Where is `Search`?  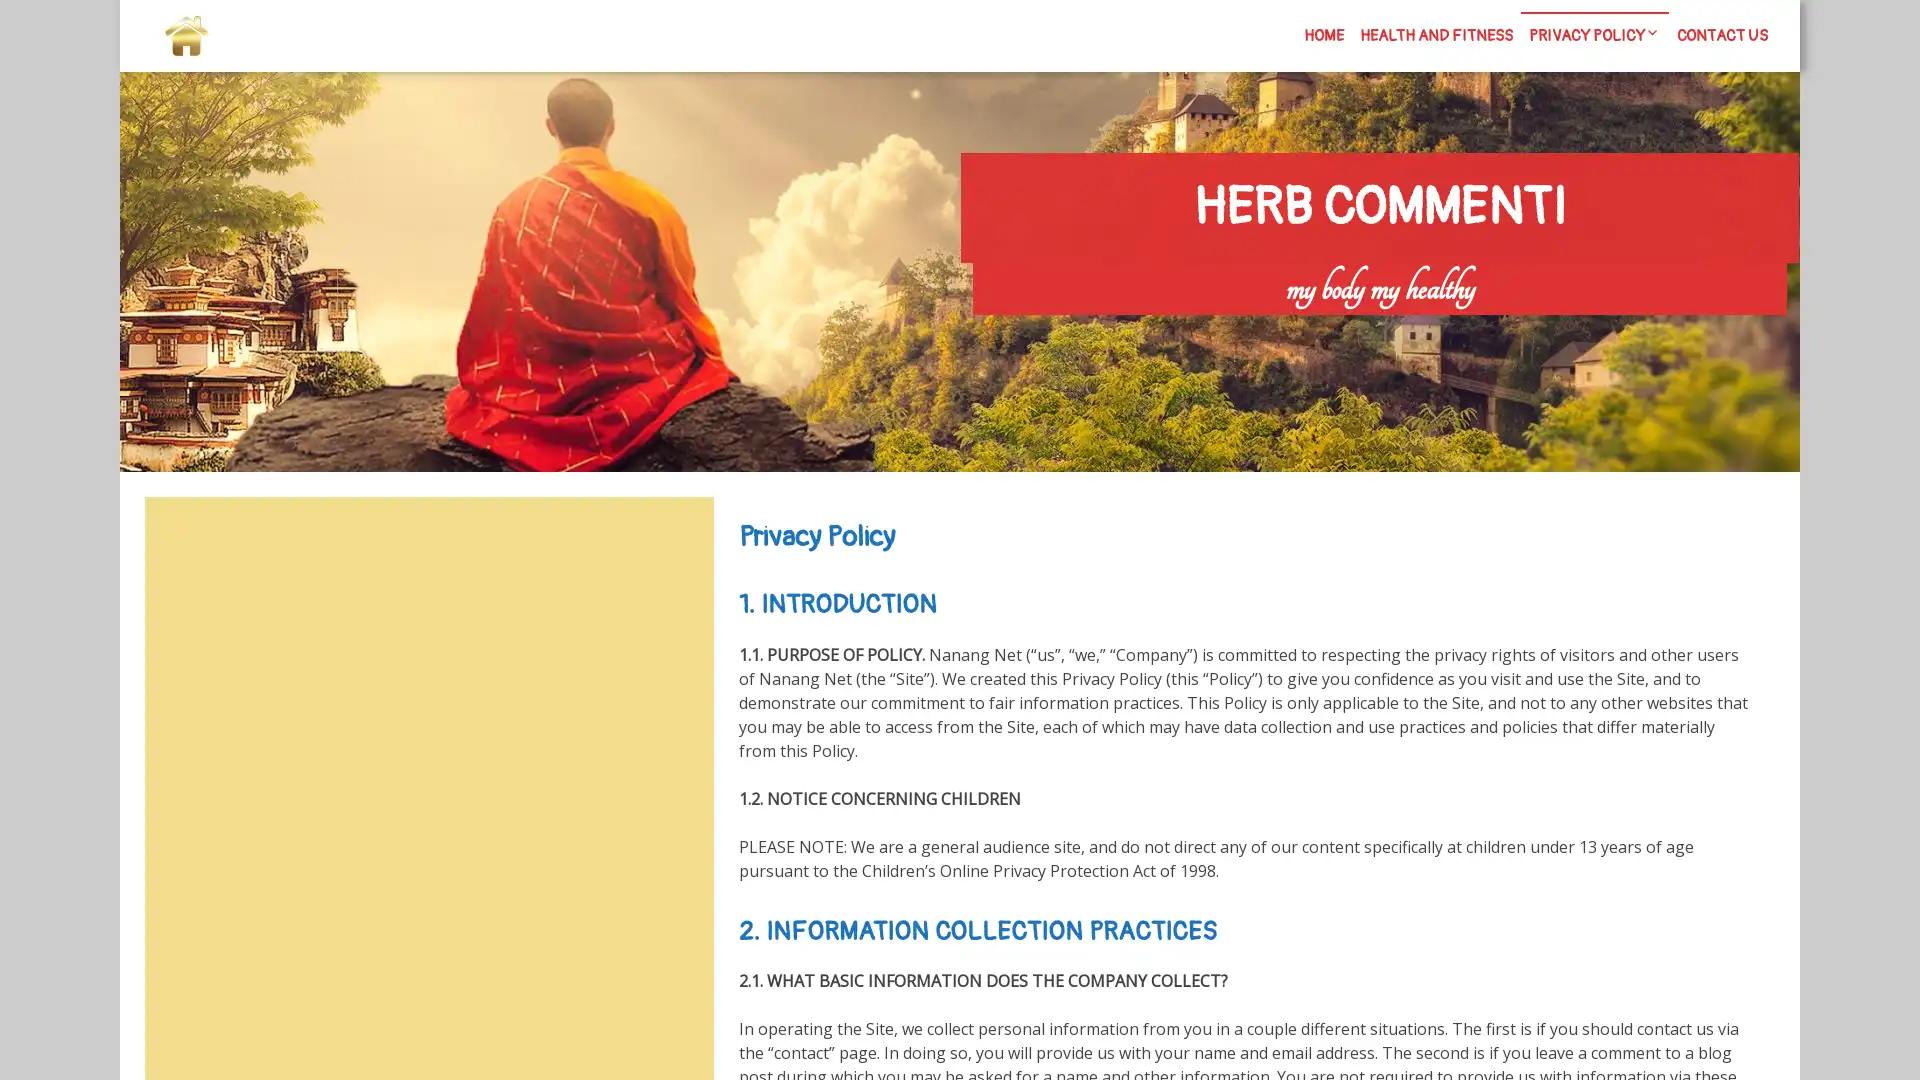
Search is located at coordinates (1557, 327).